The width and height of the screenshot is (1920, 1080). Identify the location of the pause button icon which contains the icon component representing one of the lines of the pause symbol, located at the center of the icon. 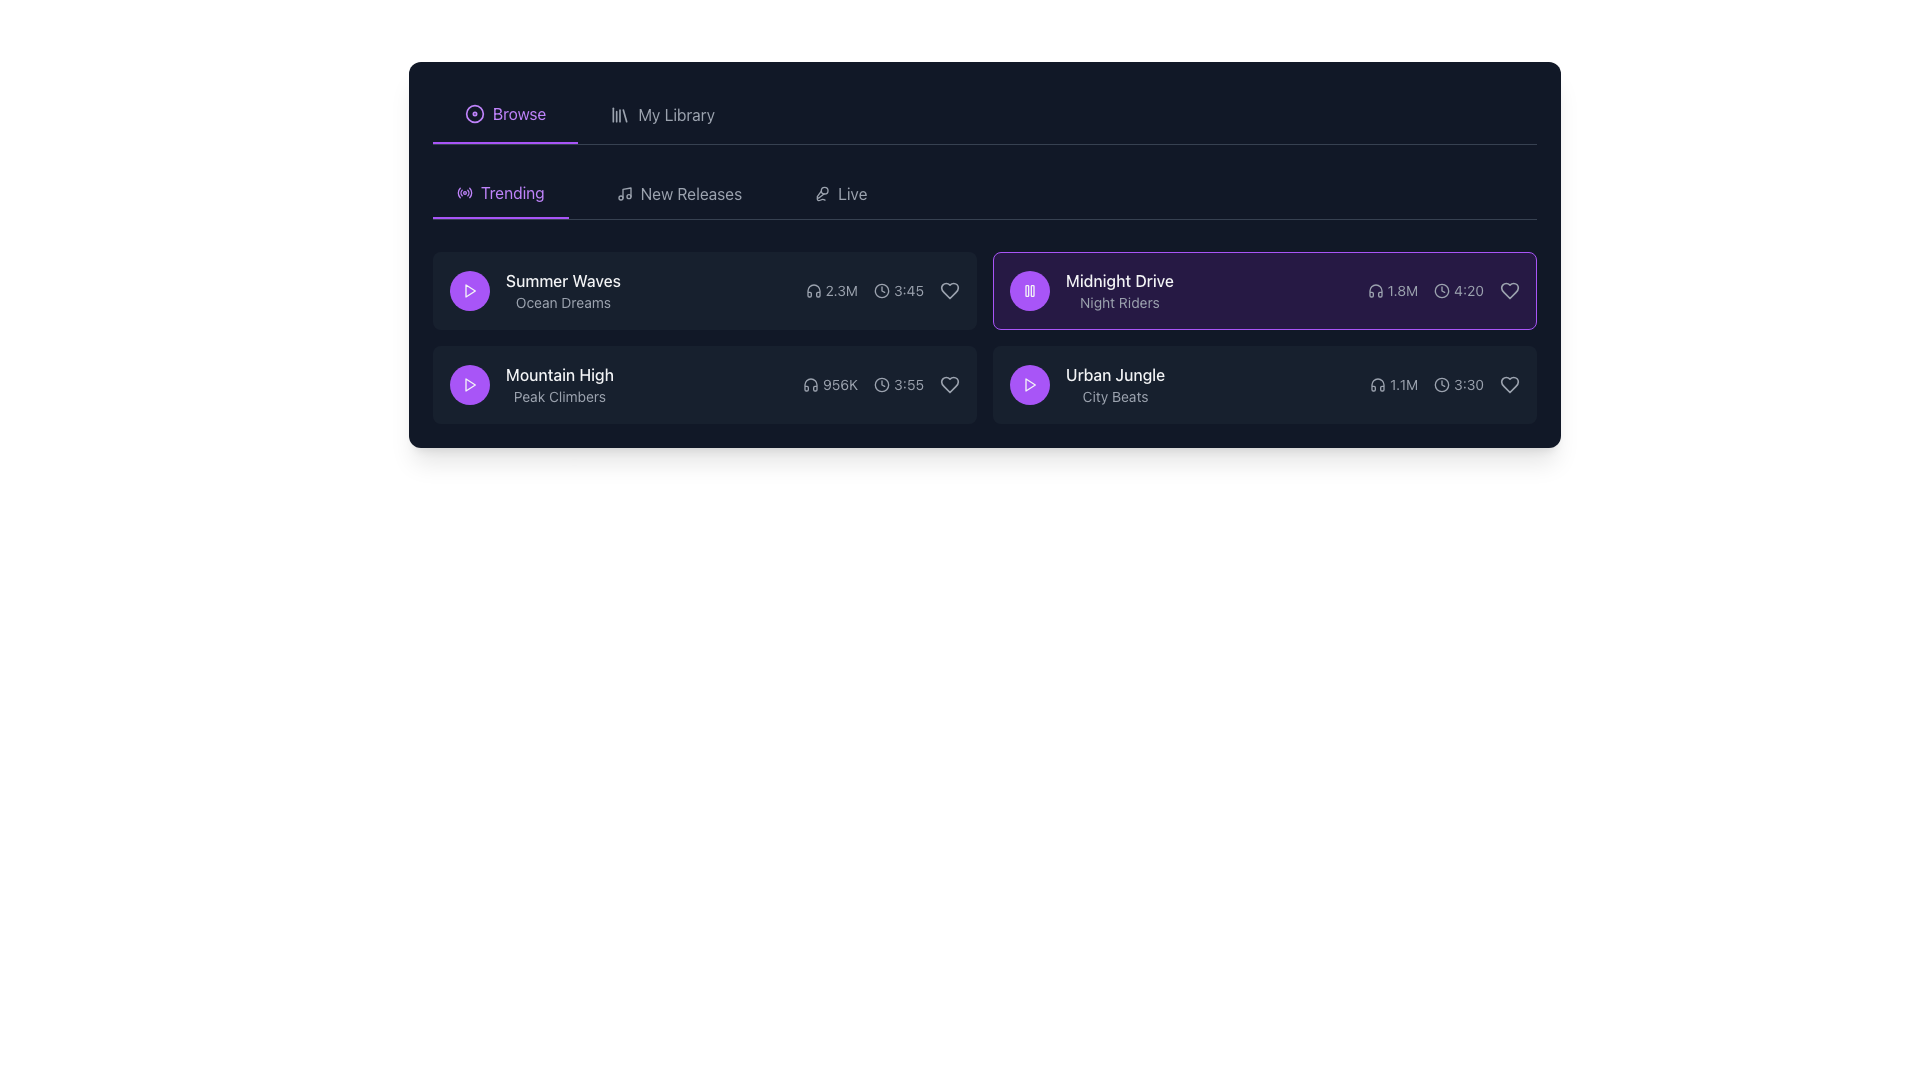
(1027, 290).